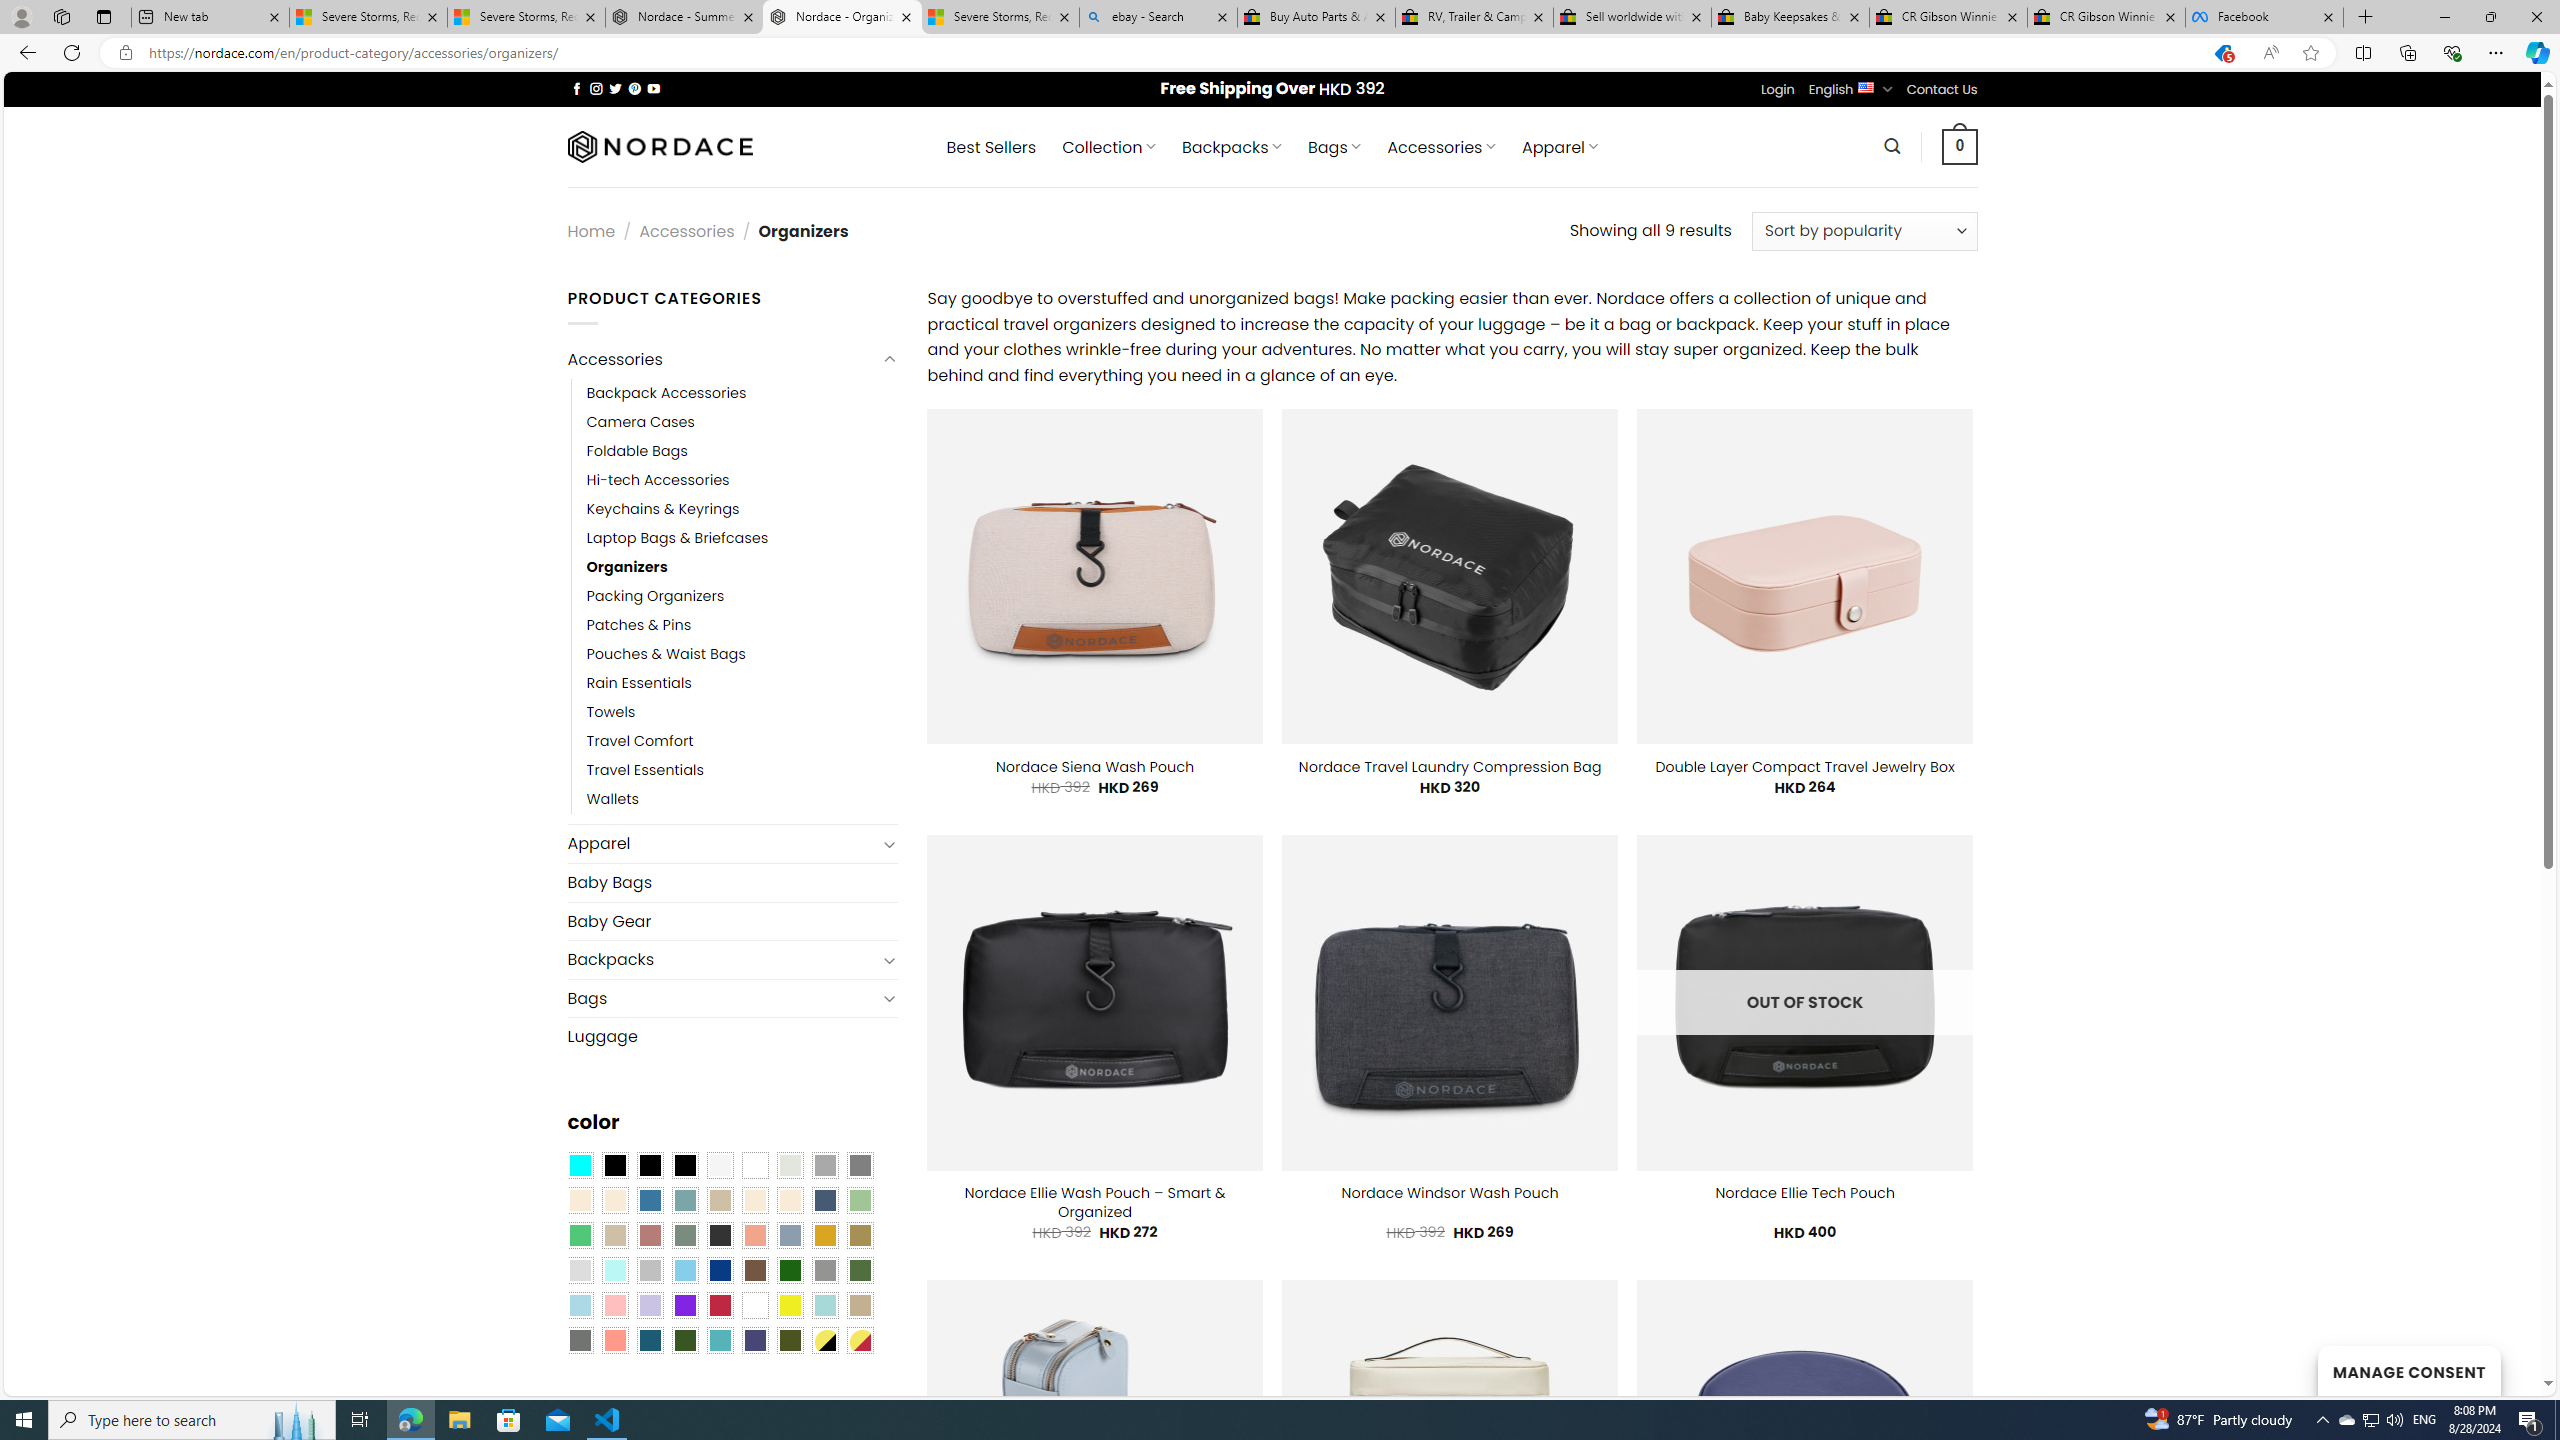  What do you see at coordinates (718, 1269) in the screenshot?
I see `'Navy Blue'` at bounding box center [718, 1269].